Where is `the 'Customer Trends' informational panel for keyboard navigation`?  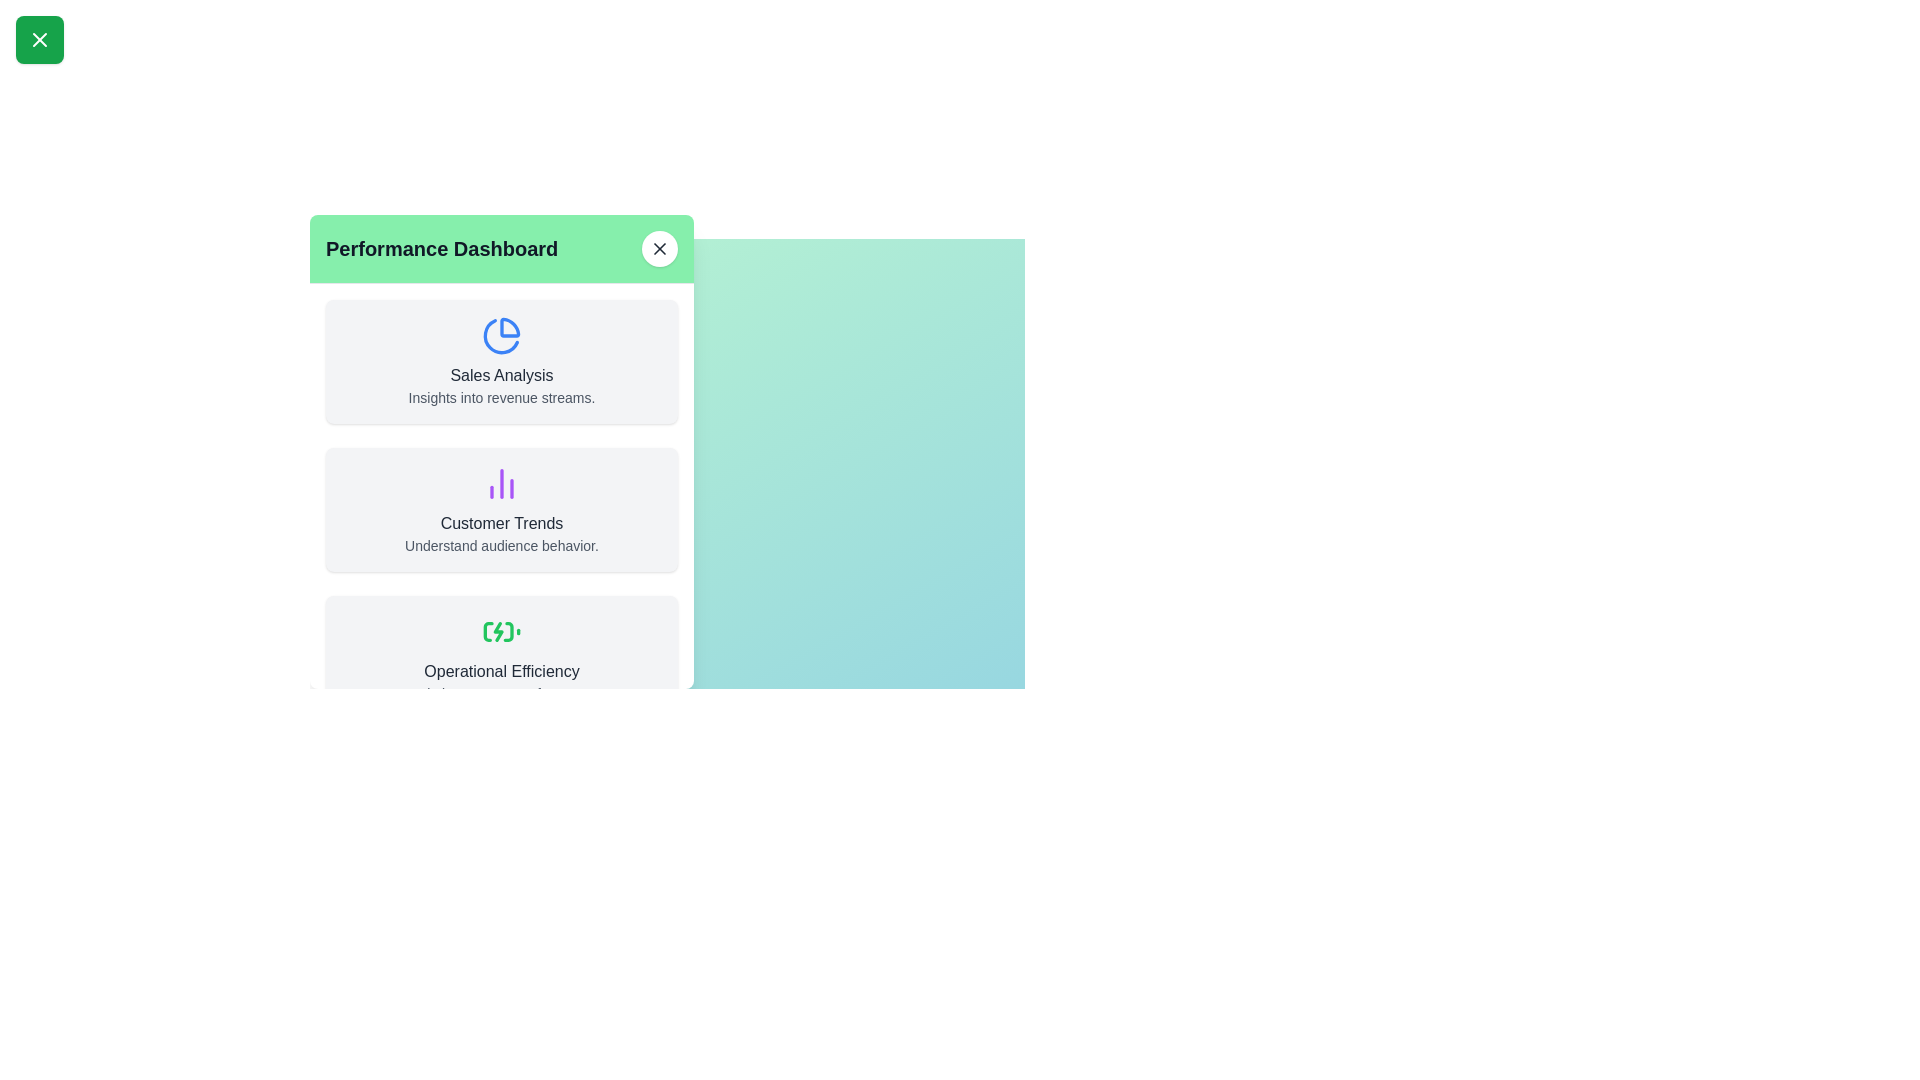
the 'Customer Trends' informational panel for keyboard navigation is located at coordinates (667, 451).